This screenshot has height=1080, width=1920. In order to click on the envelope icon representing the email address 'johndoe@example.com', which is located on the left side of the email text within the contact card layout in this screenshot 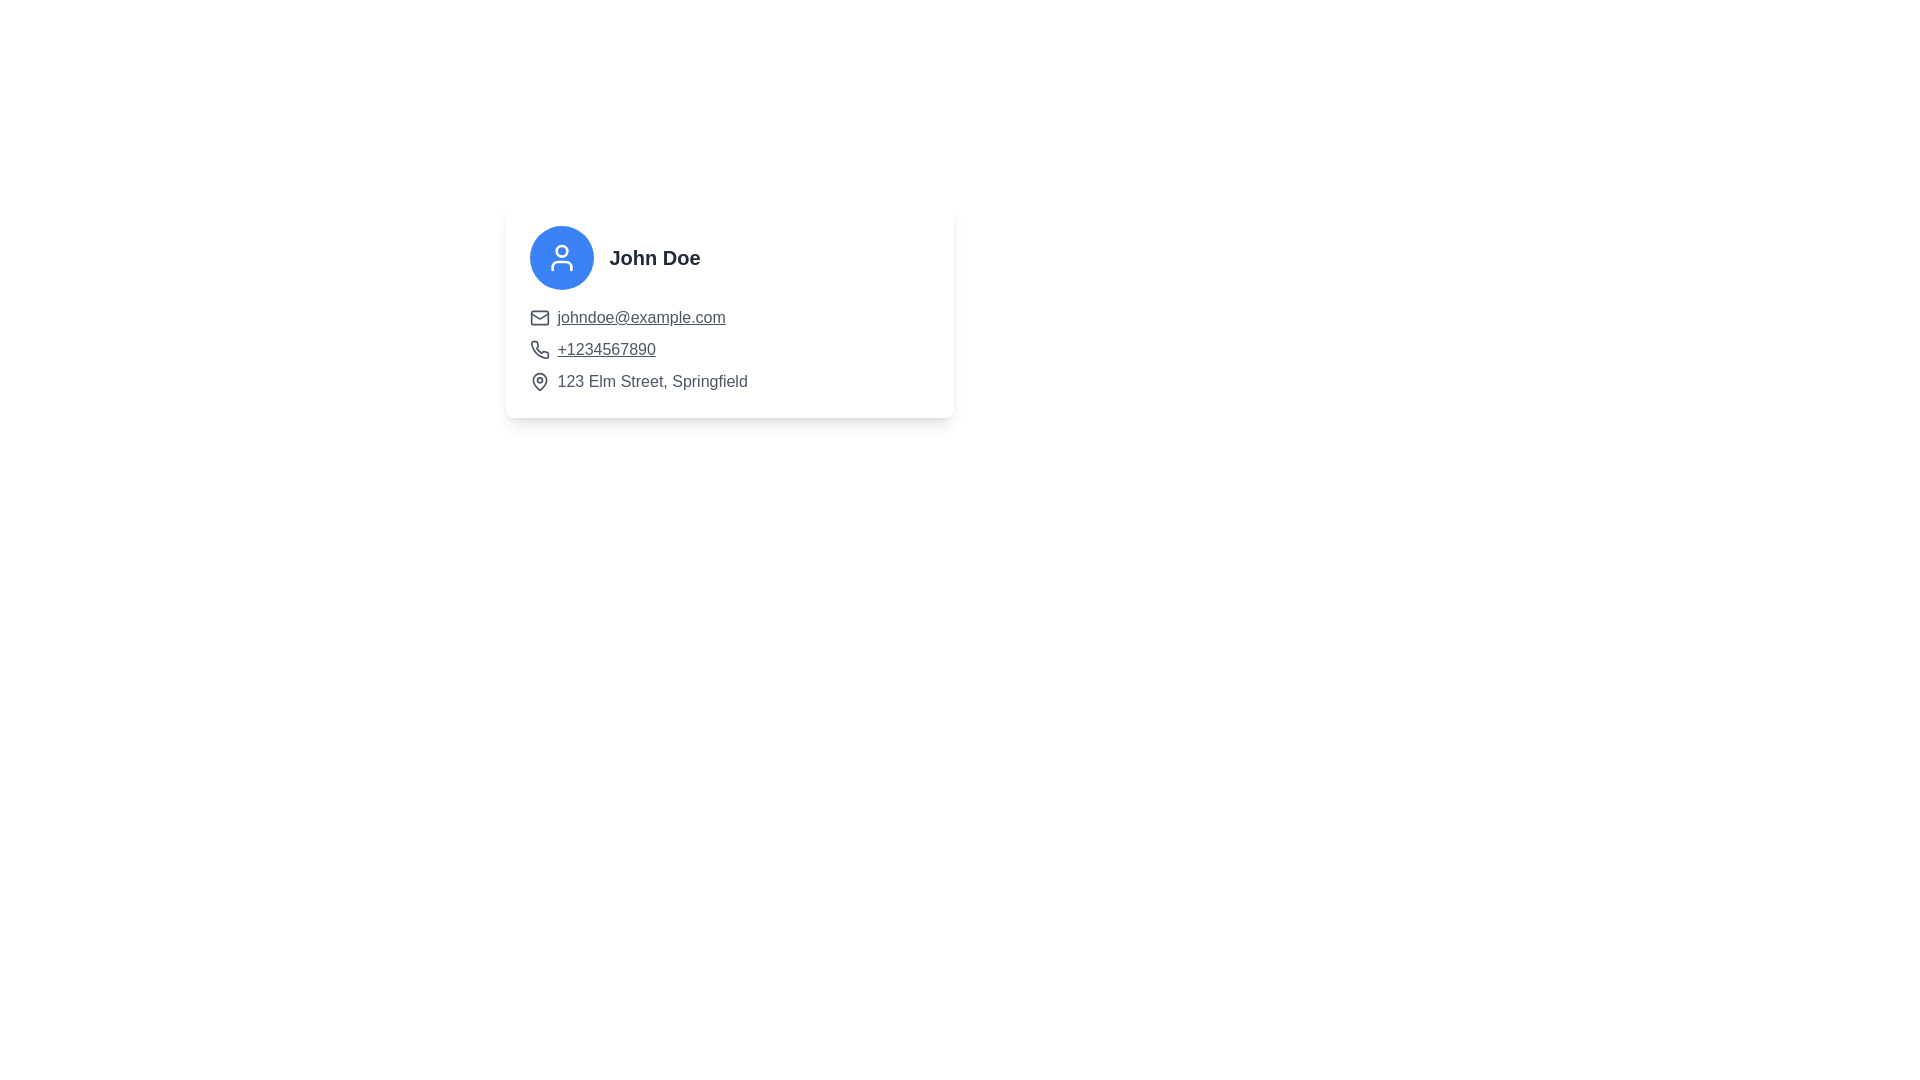, I will do `click(539, 316)`.